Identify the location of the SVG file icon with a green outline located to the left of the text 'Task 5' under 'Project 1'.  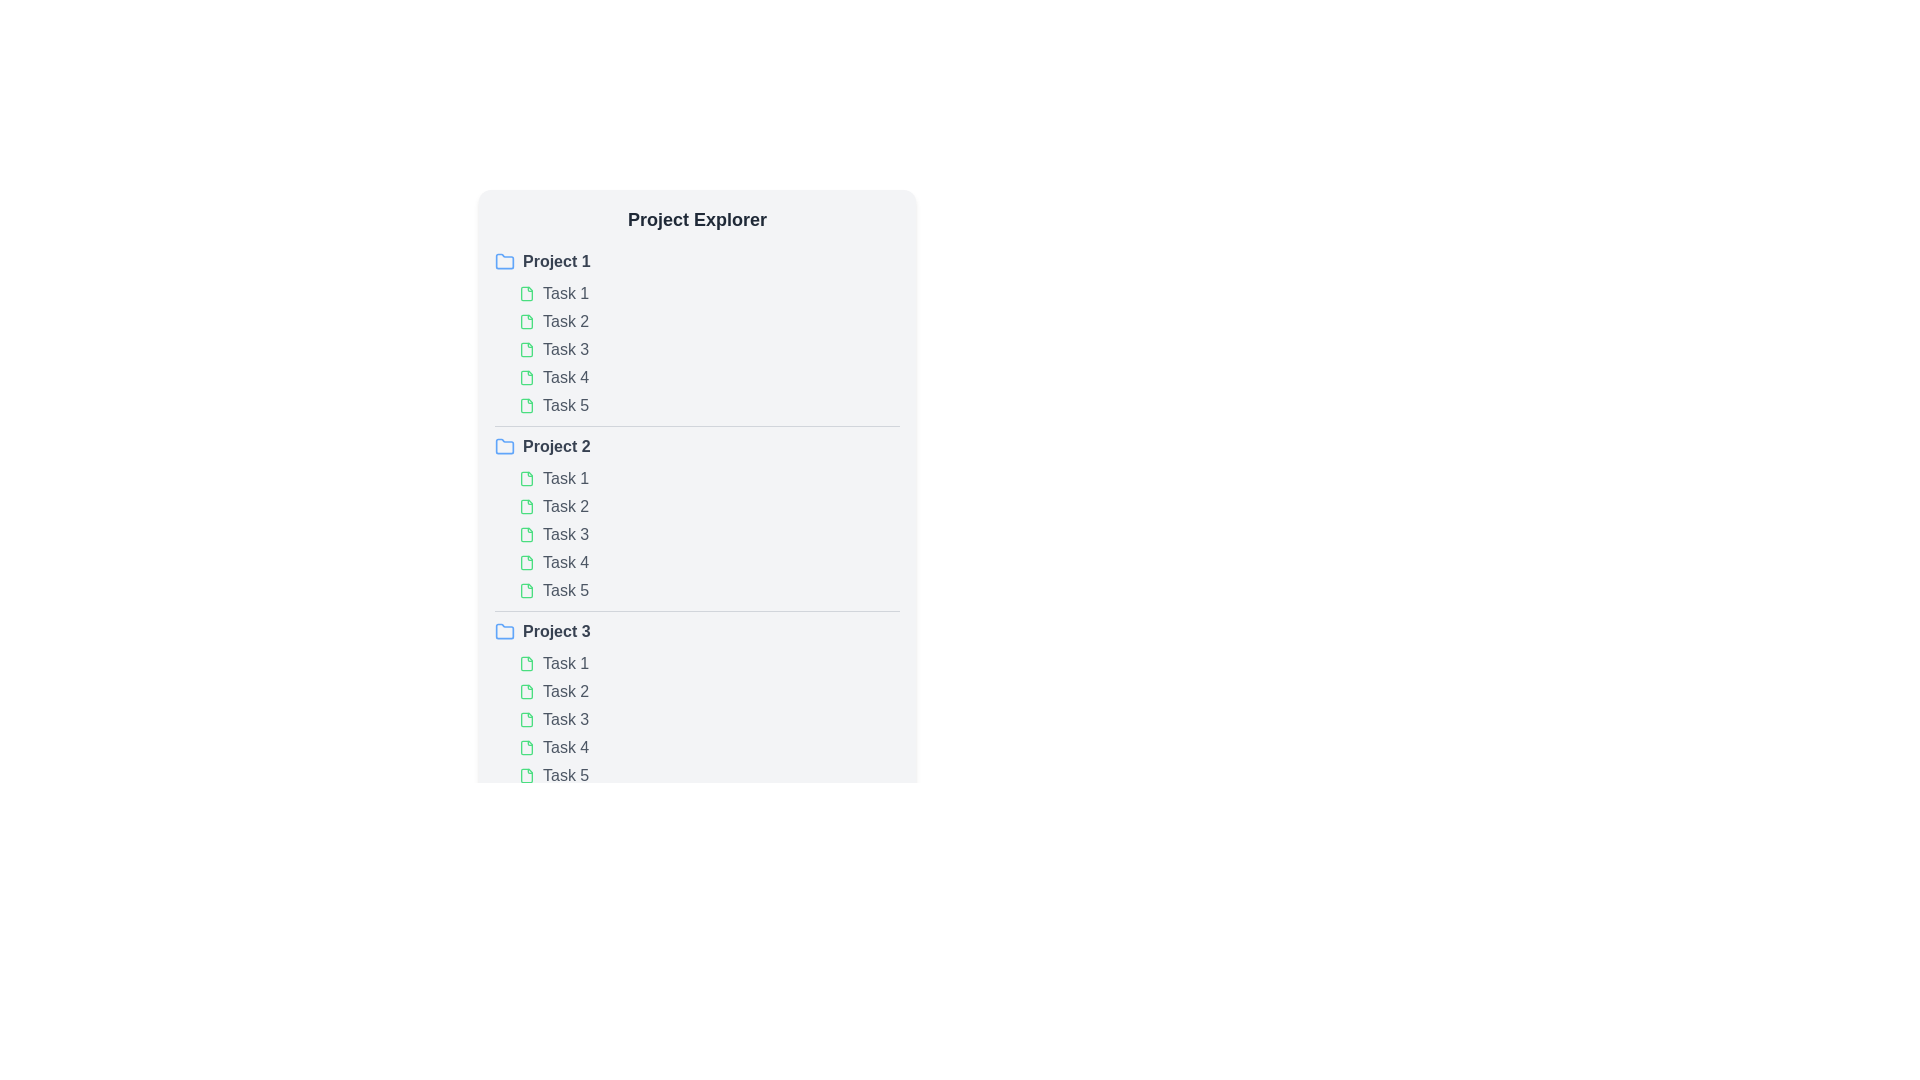
(527, 405).